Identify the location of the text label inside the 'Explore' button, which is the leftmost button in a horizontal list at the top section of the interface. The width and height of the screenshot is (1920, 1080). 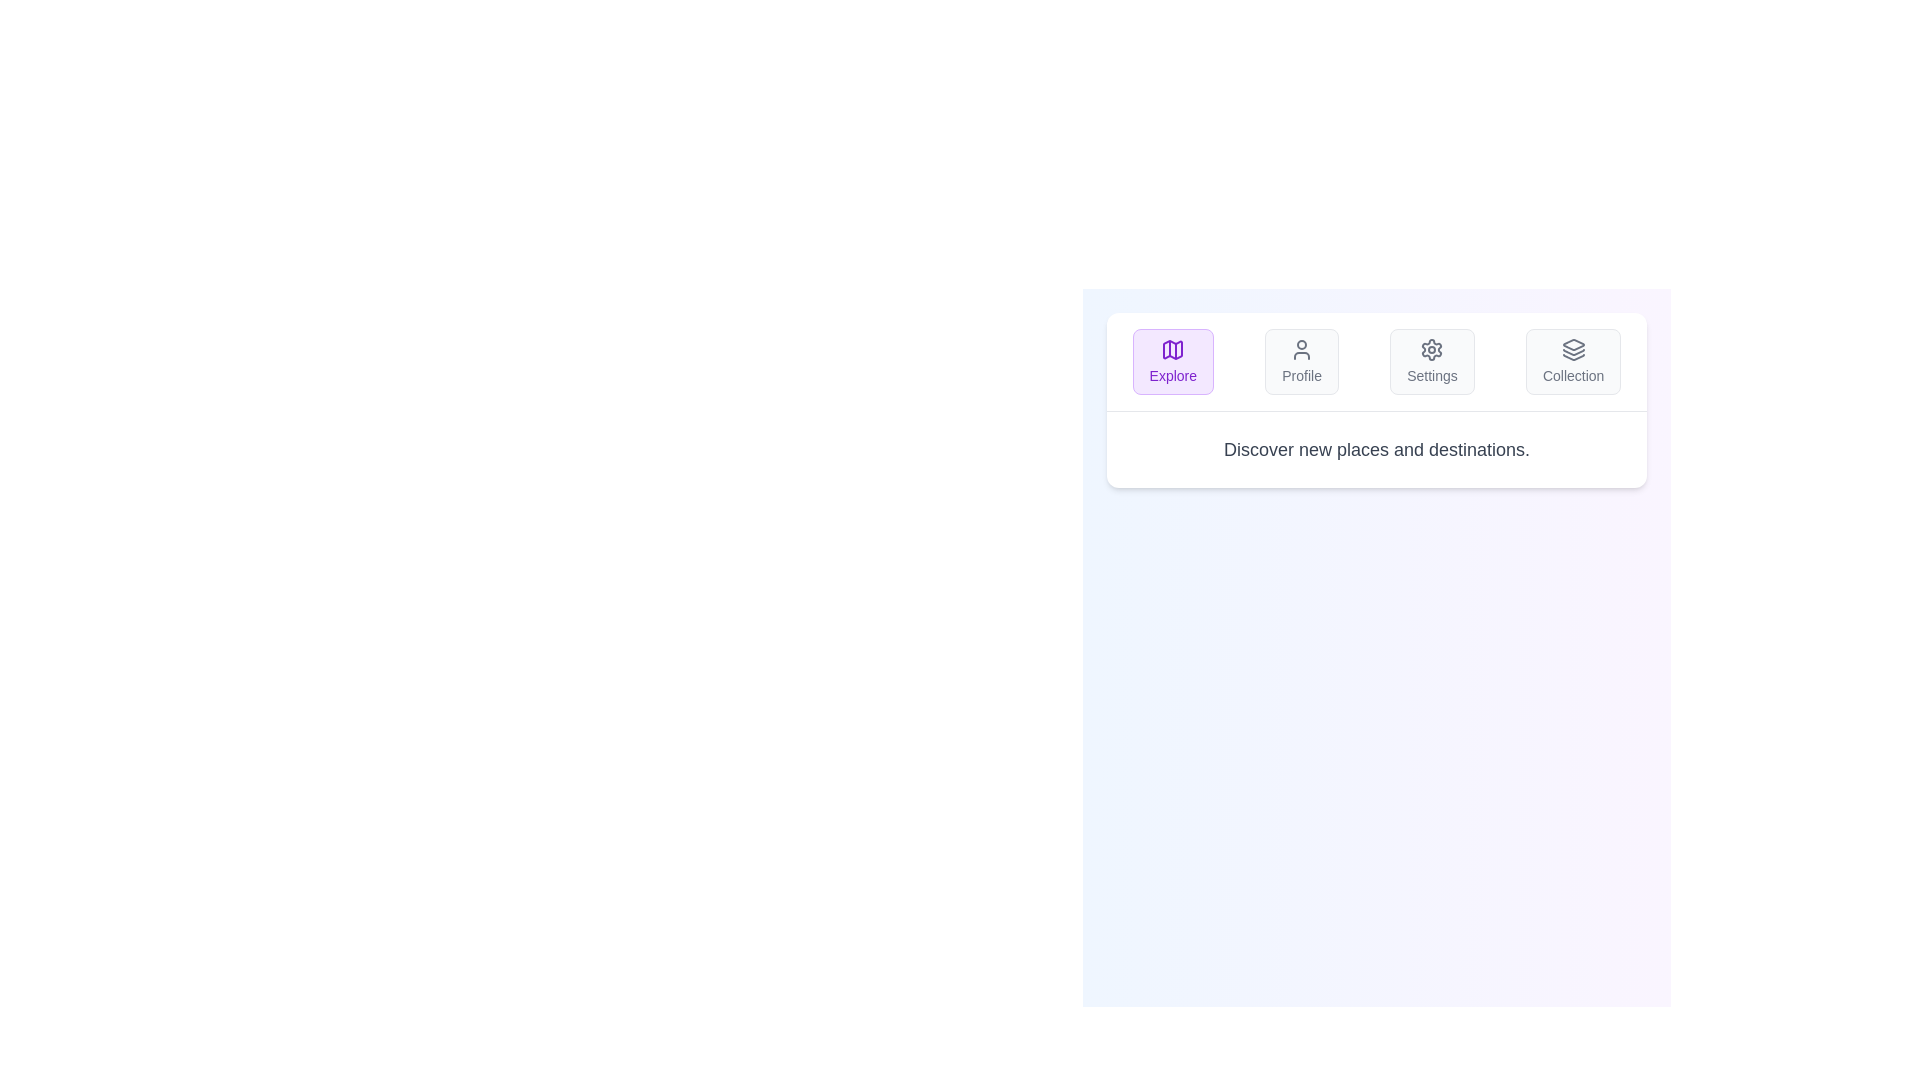
(1173, 375).